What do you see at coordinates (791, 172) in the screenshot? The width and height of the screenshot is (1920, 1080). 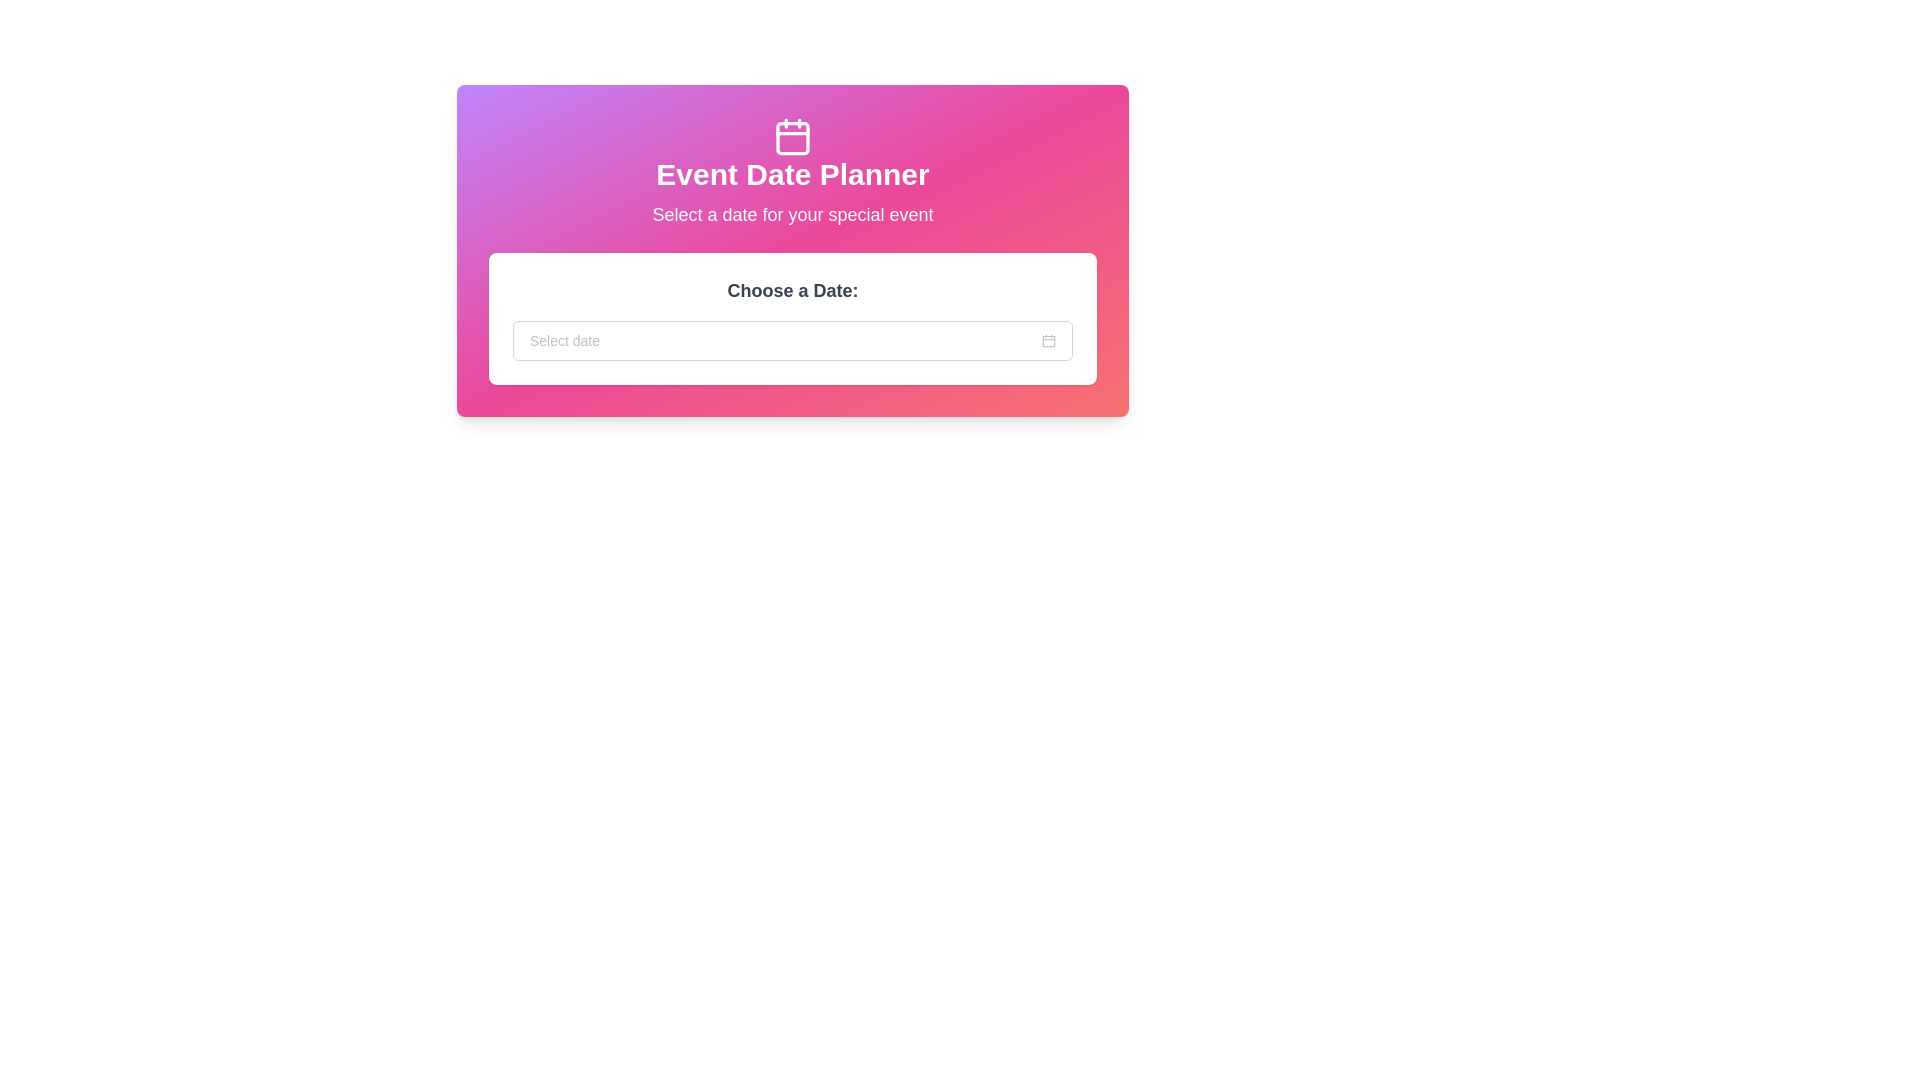 I see `the Header section containing the SVG calendar icon, which features bold header text and regular subheader text against a gradient background` at bounding box center [791, 172].